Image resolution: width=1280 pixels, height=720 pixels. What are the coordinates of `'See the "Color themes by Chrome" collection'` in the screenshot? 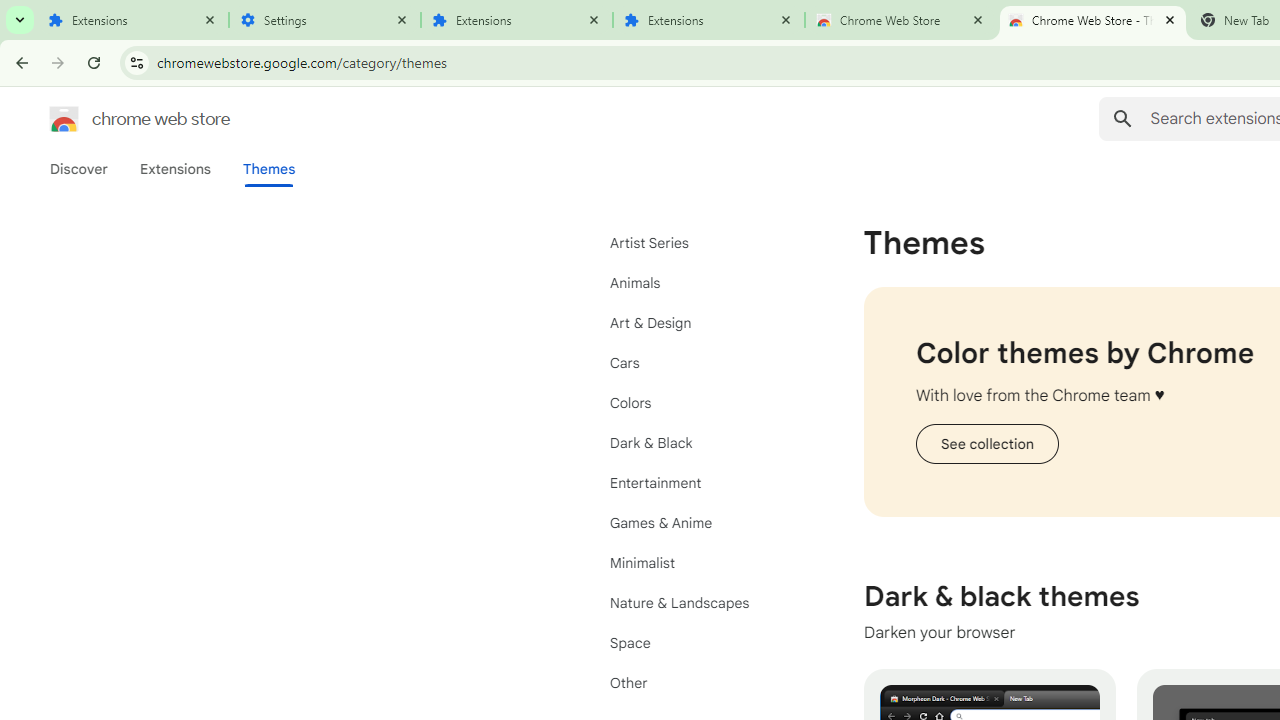 It's located at (986, 442).